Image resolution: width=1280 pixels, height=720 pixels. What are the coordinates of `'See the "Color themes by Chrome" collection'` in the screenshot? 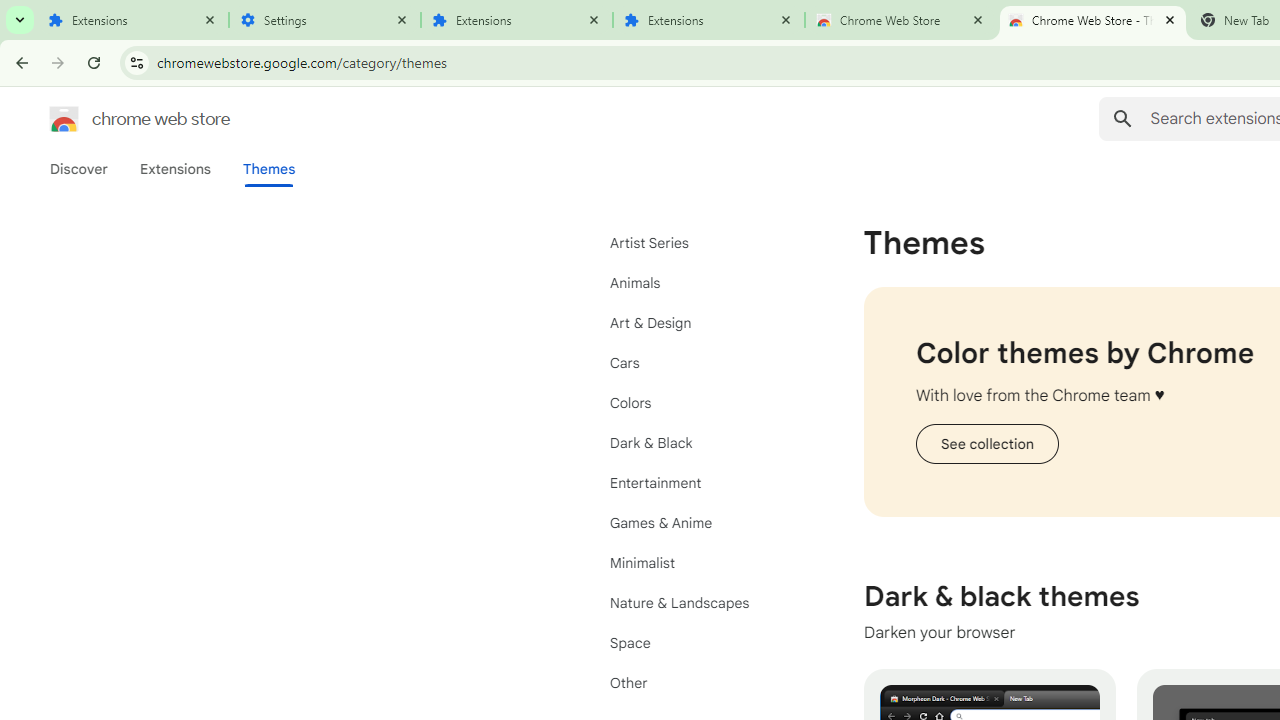 It's located at (986, 442).